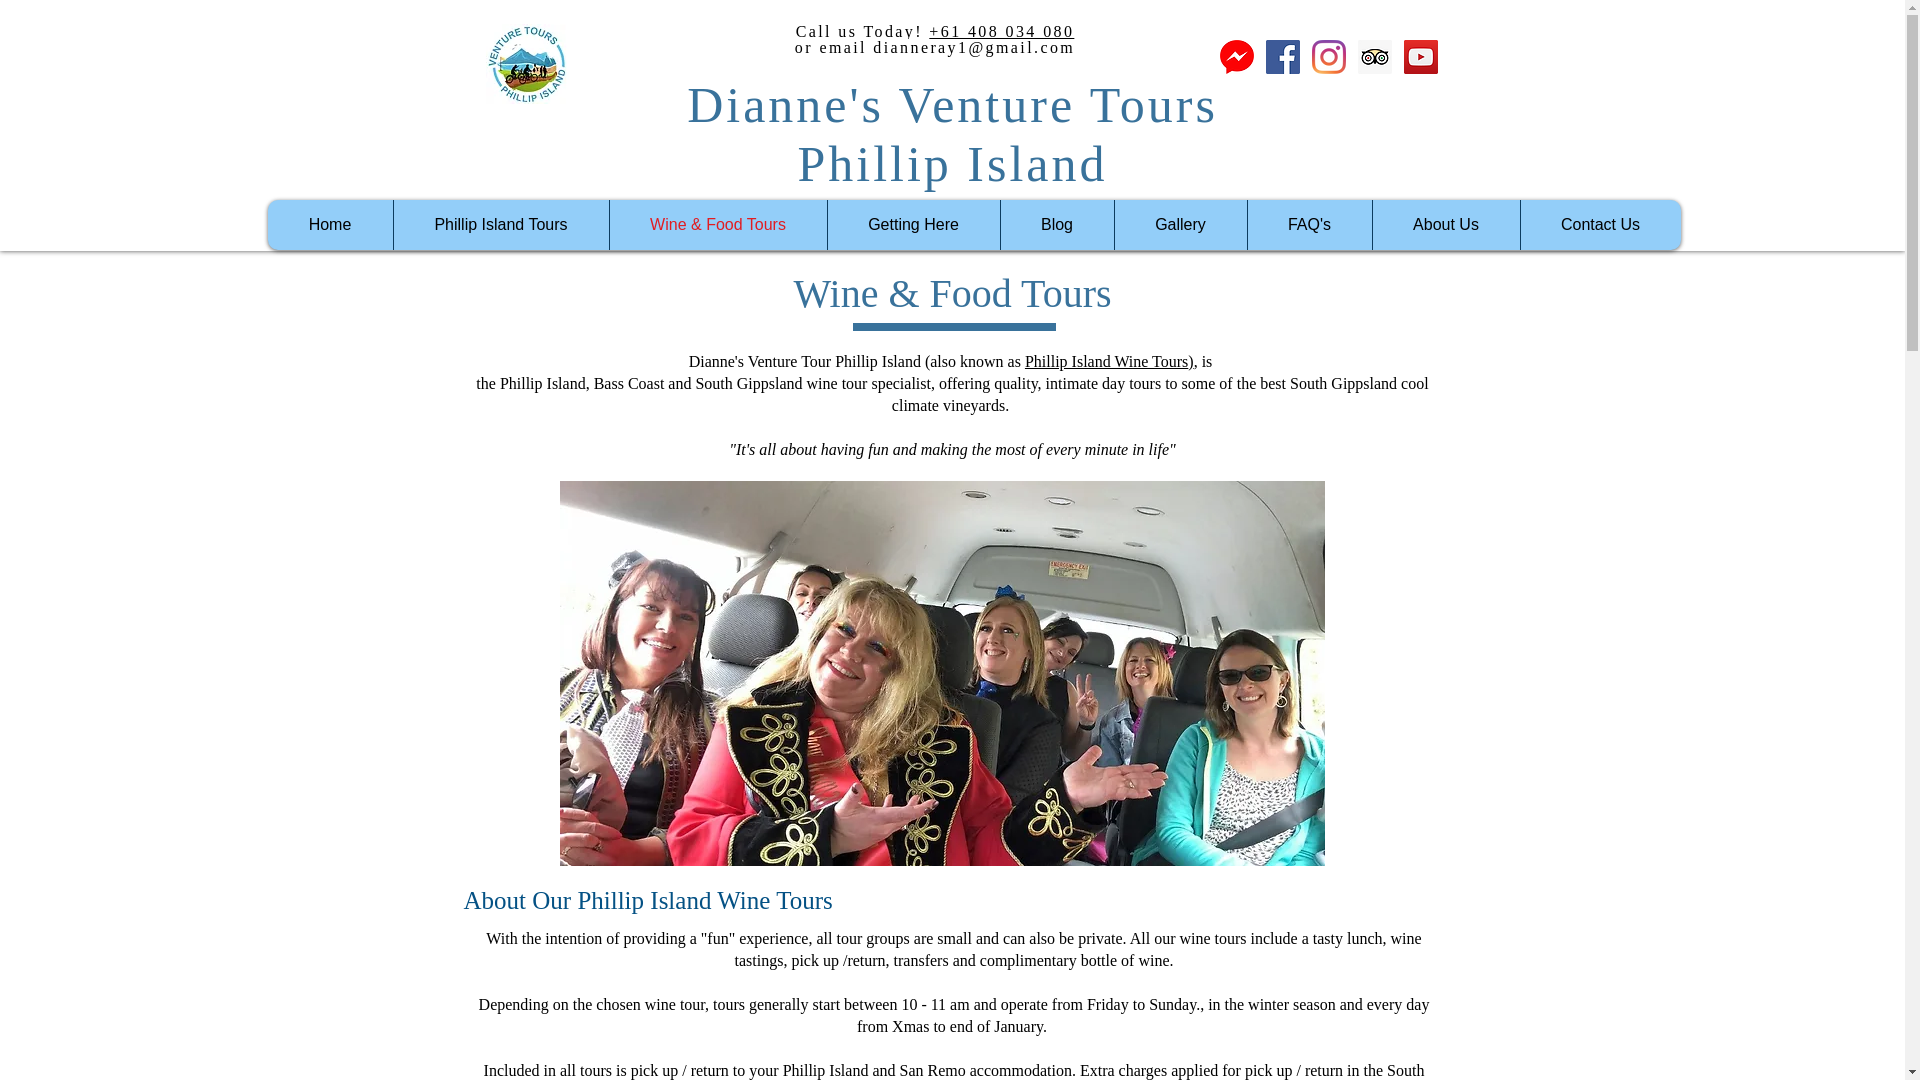 Image resolution: width=1920 pixels, height=1080 pixels. What do you see at coordinates (1445, 224) in the screenshot?
I see `'About Us'` at bounding box center [1445, 224].